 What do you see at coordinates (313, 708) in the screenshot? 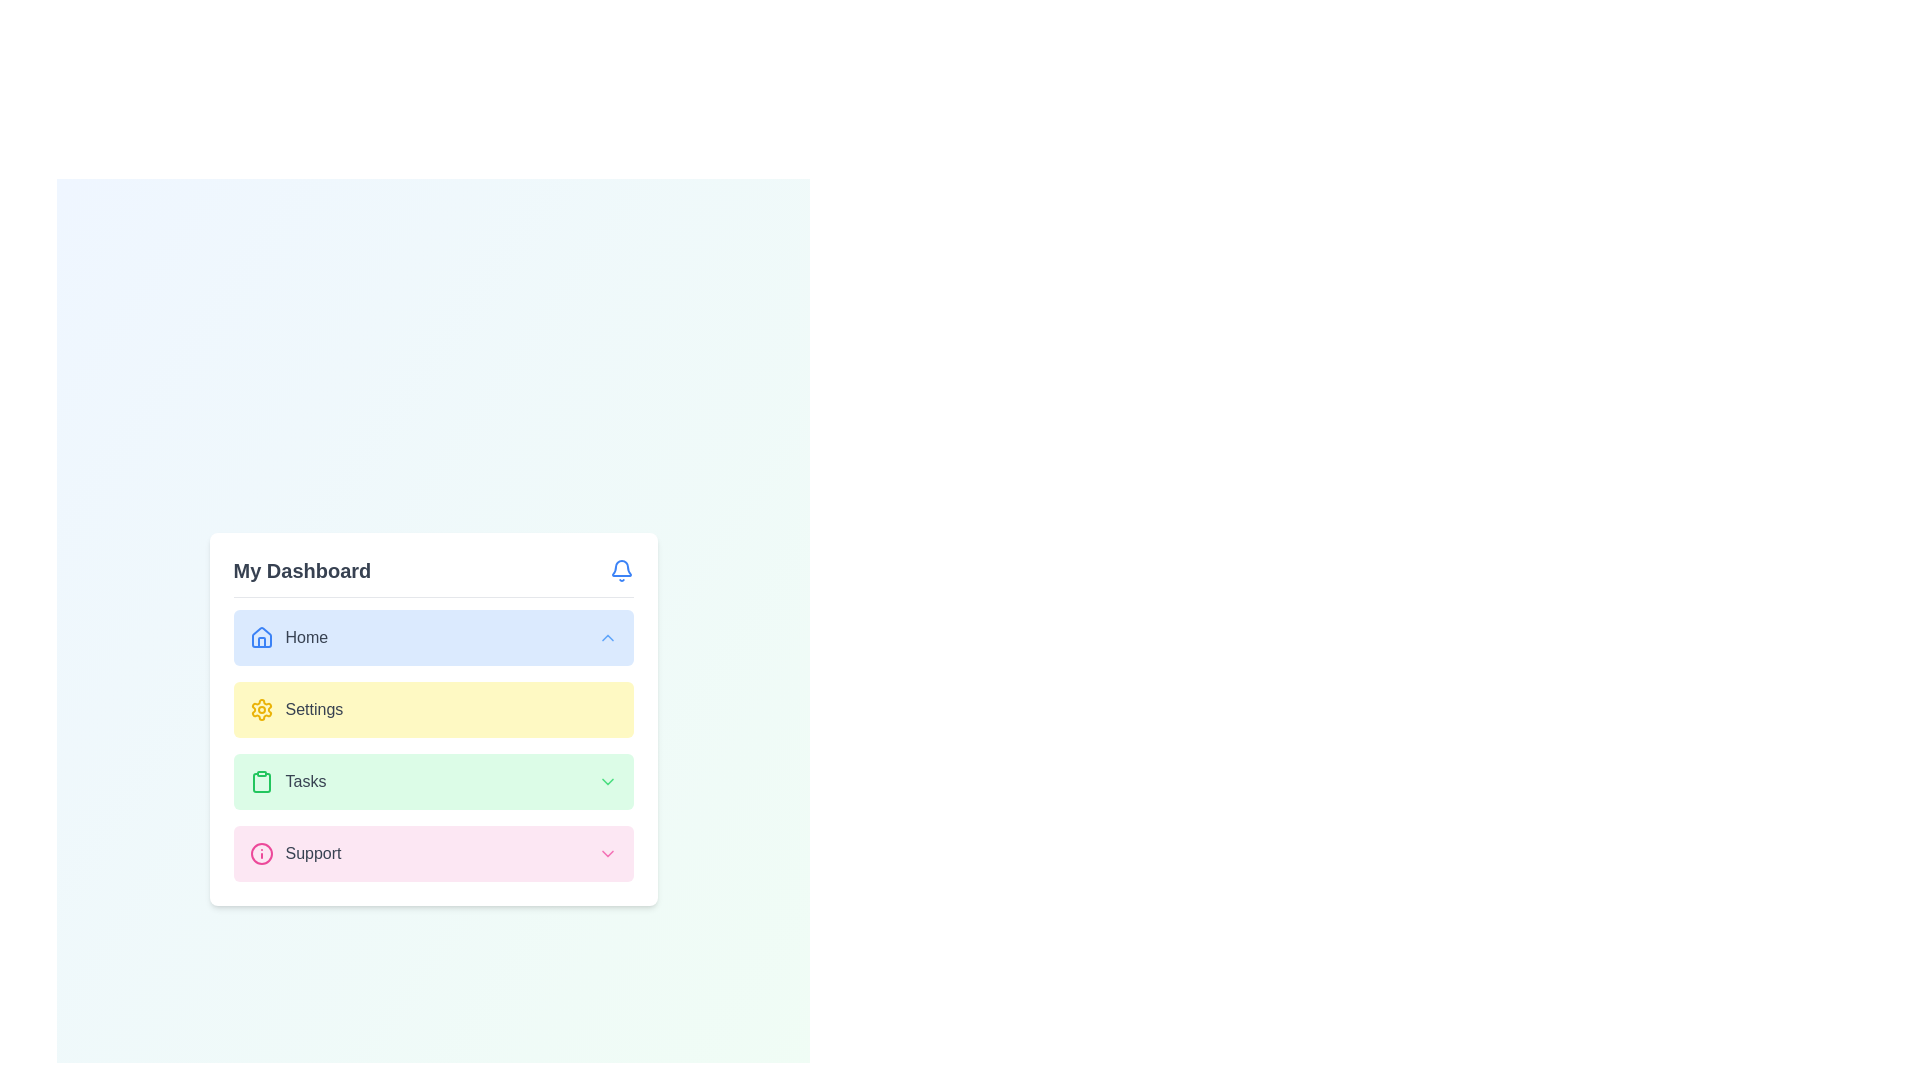
I see `the settings label, which is the second item in a list next to the yellow gear icon, guiding users to configuration options` at bounding box center [313, 708].